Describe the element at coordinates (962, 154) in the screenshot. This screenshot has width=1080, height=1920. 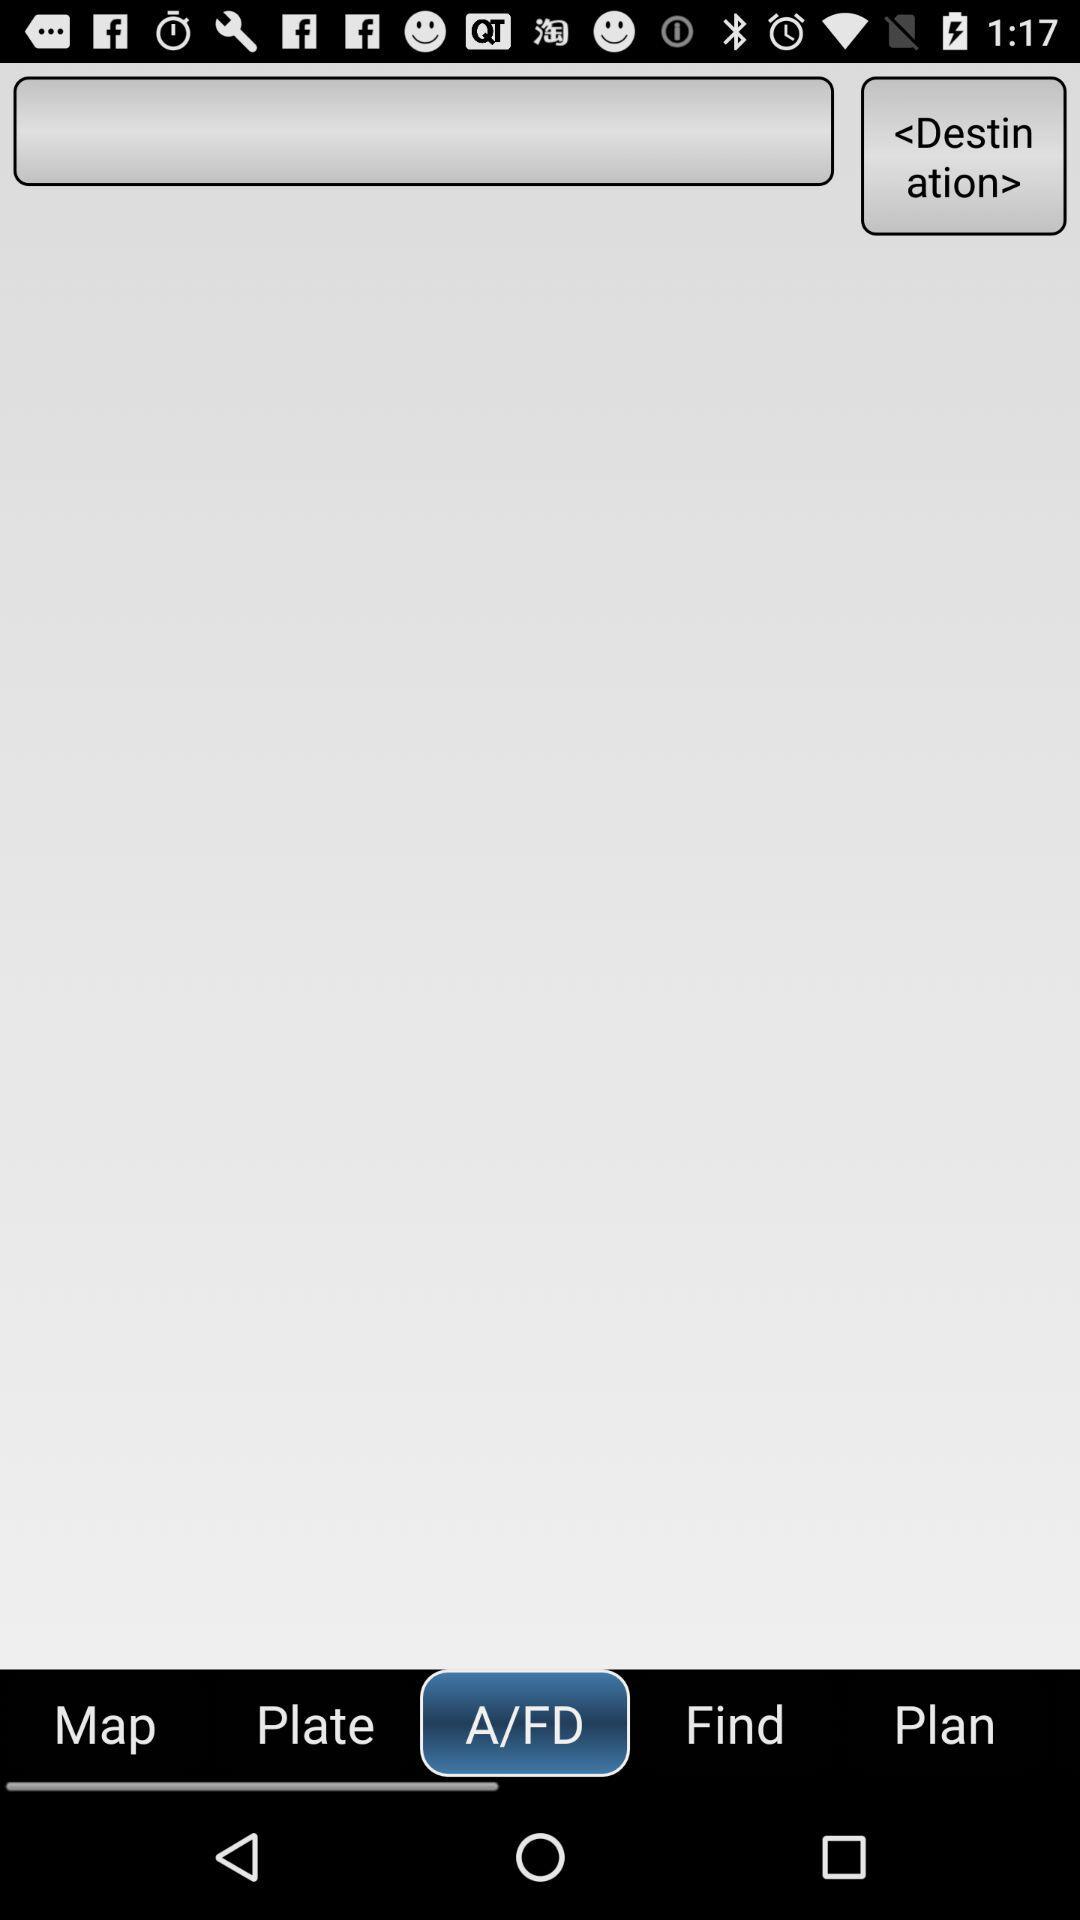
I see `the app above plan item` at that location.